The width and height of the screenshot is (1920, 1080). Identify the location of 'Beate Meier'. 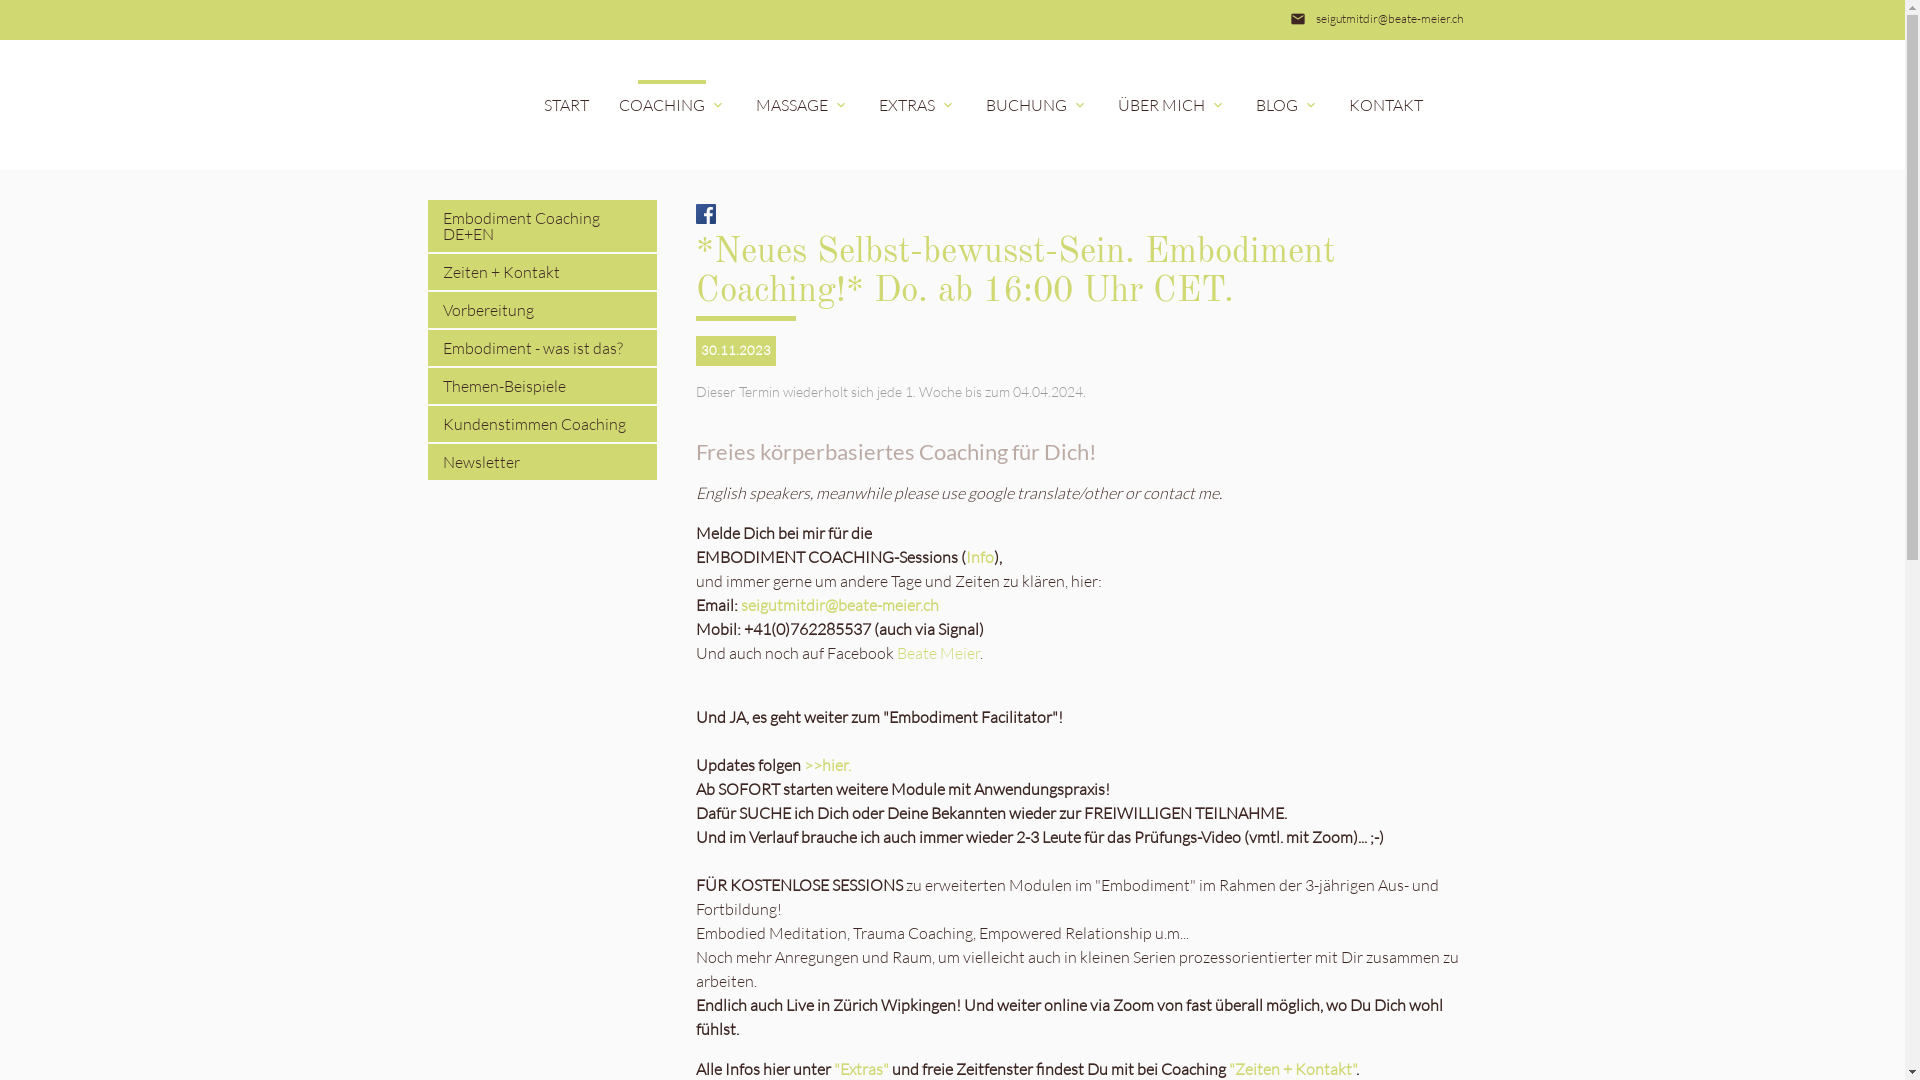
(937, 652).